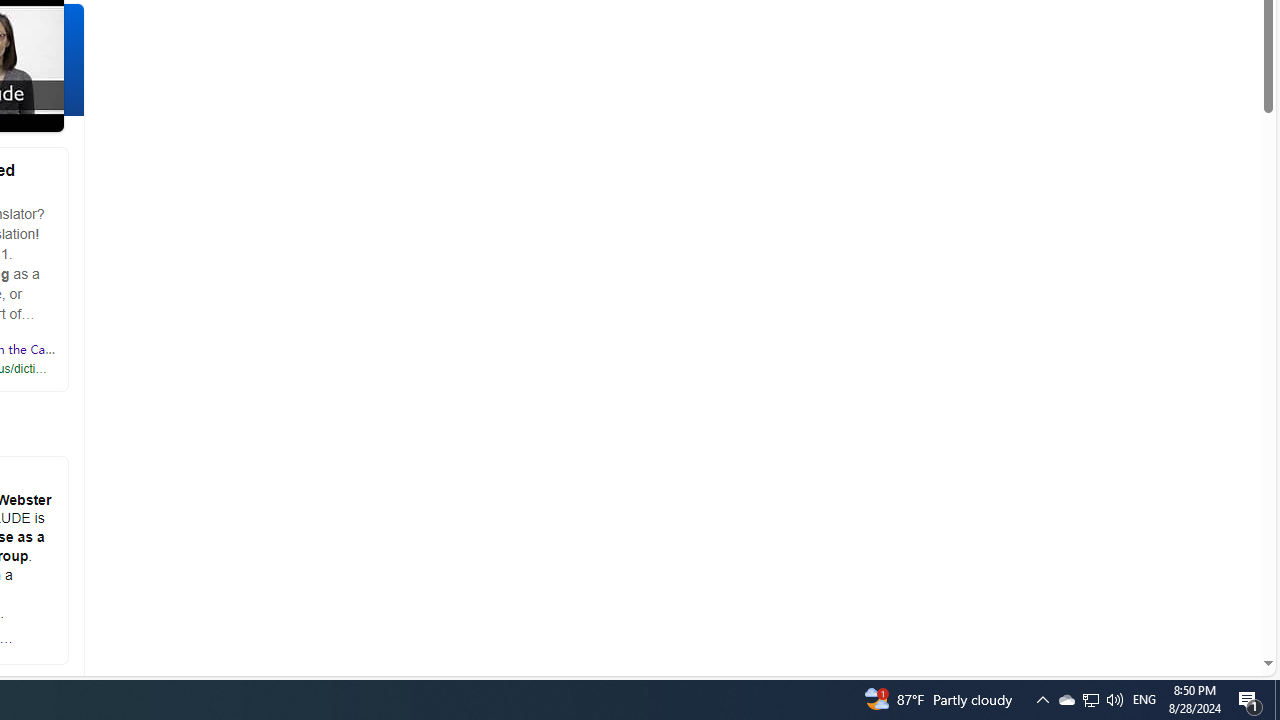 The height and width of the screenshot is (720, 1280). I want to click on 'AutomationID: mfa_root', so click(1192, 602).